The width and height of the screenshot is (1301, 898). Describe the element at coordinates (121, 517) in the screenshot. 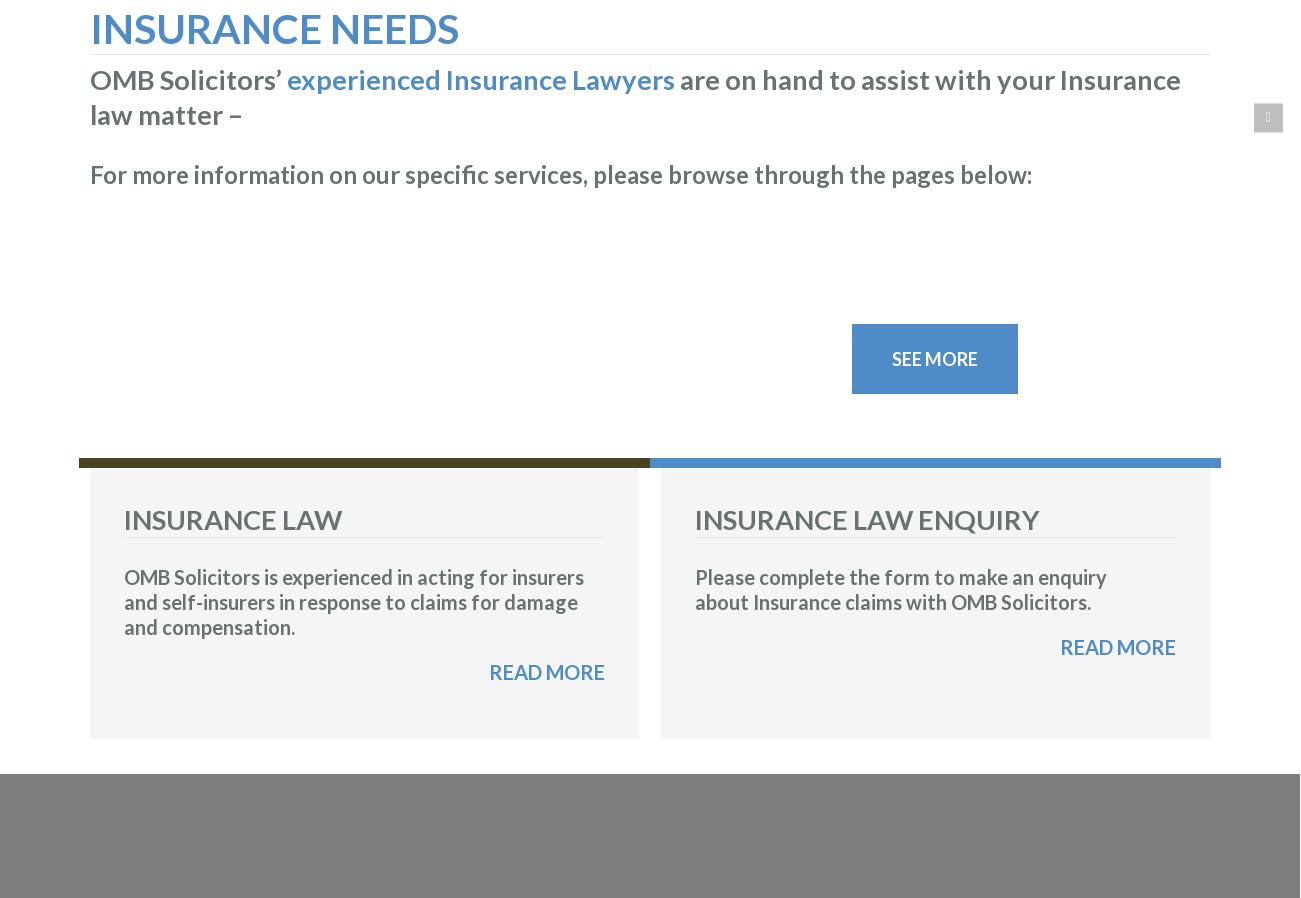

I see `'INSURANCE LAW'` at that location.